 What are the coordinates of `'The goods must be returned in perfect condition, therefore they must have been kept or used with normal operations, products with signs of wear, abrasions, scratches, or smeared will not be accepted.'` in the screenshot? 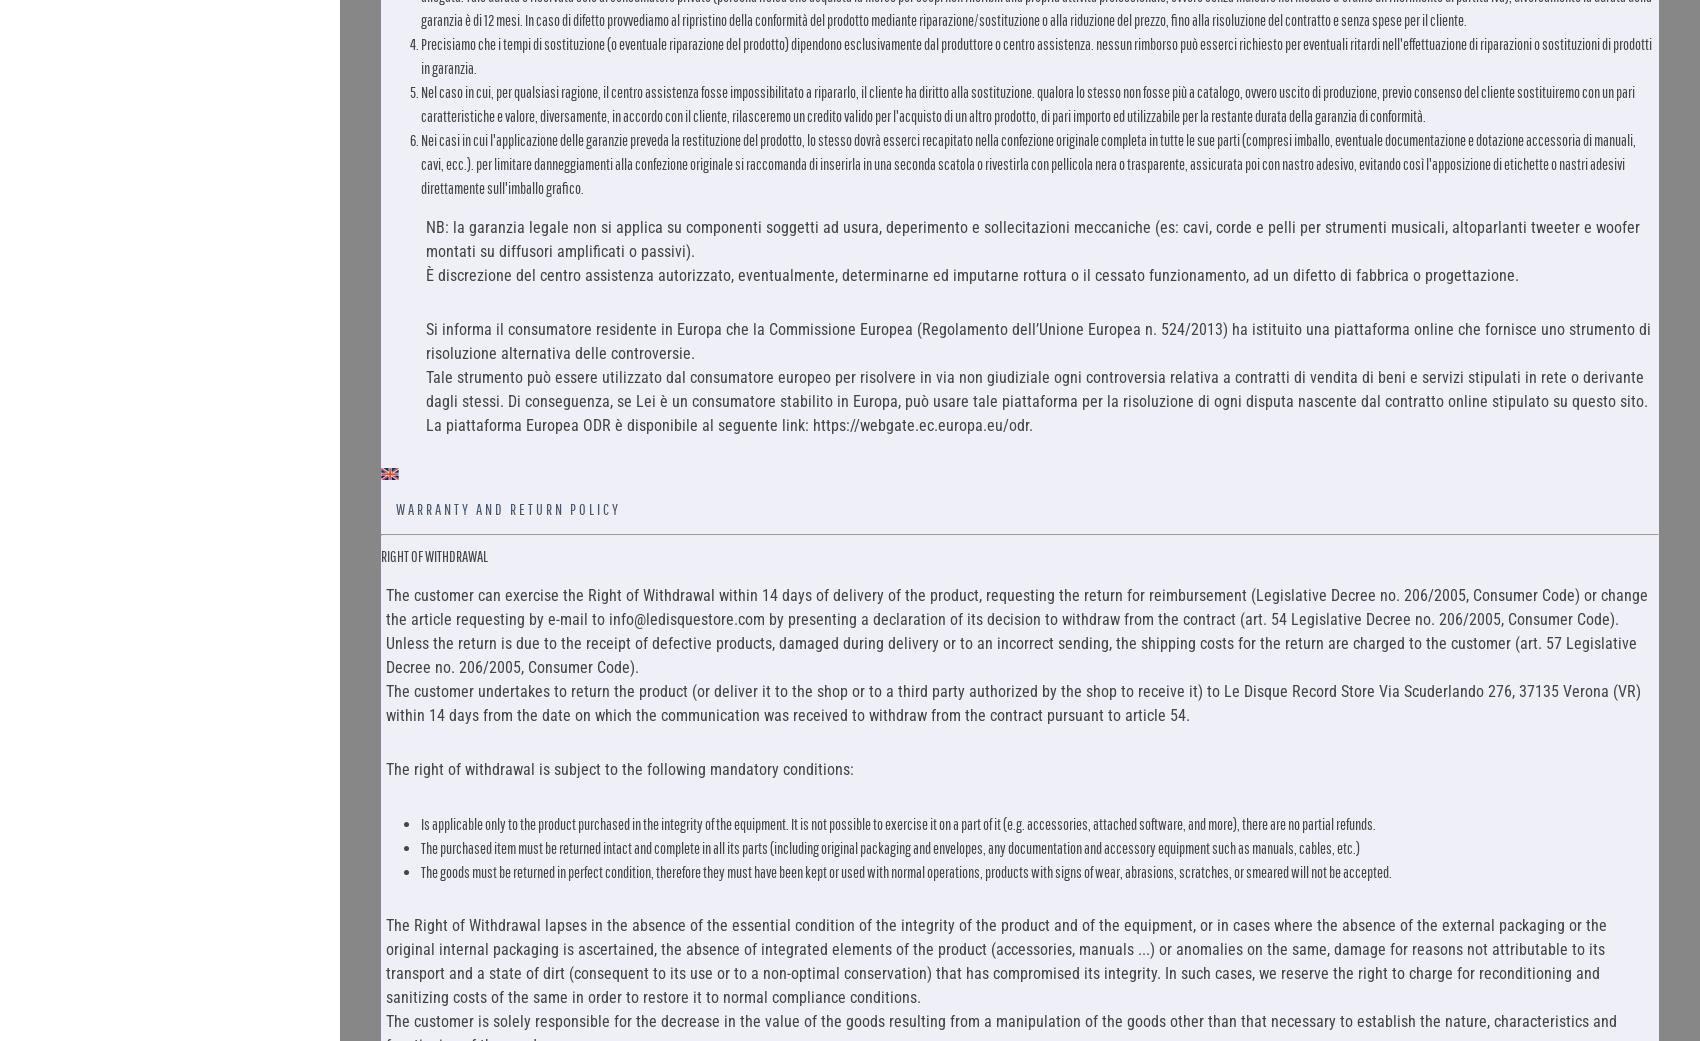 It's located at (905, 870).